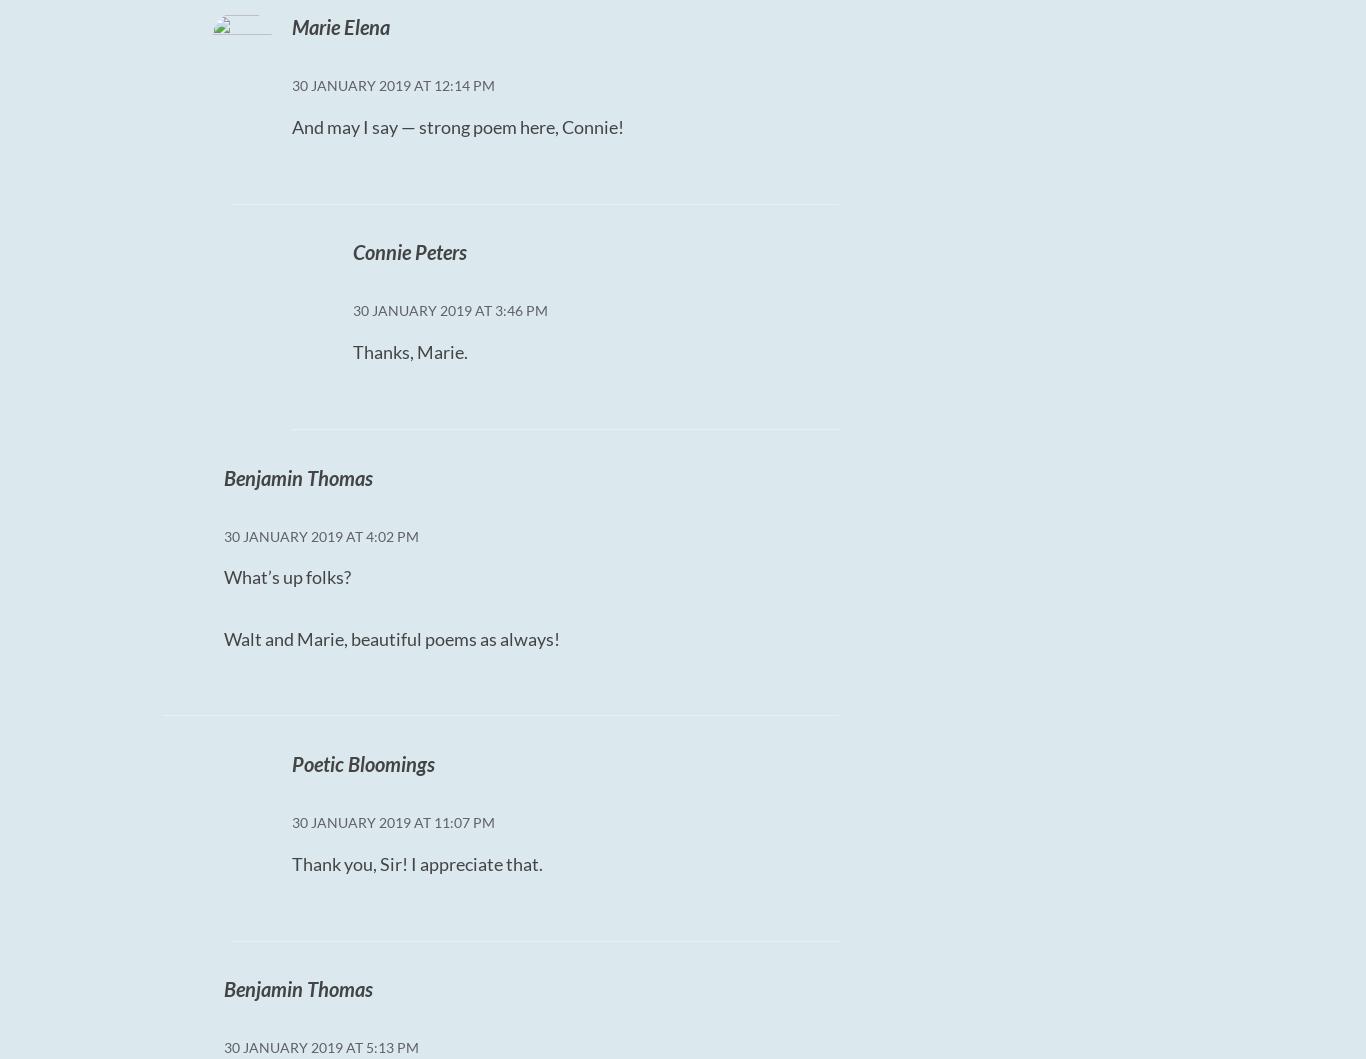 This screenshot has height=1059, width=1366. What do you see at coordinates (457, 125) in the screenshot?
I see `'And may I say — strong poem here, Connie!'` at bounding box center [457, 125].